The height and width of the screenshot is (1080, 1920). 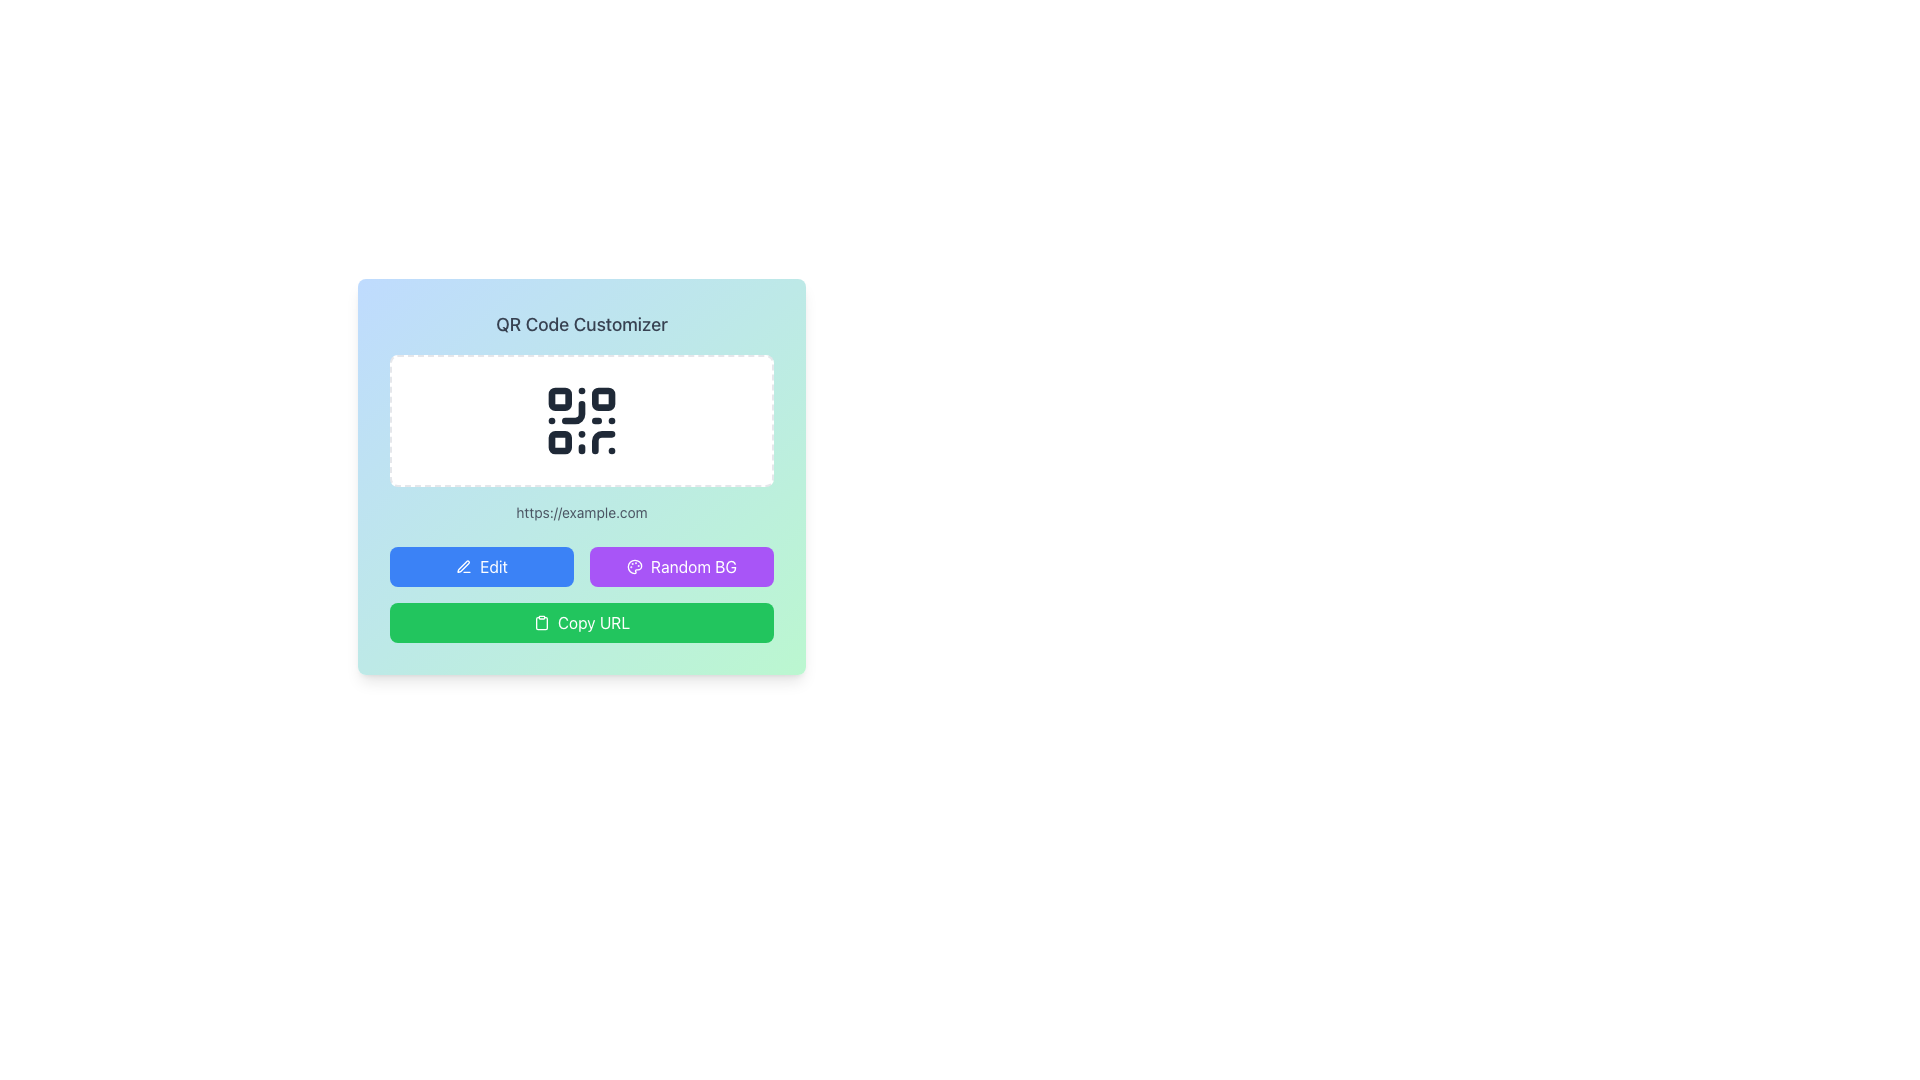 What do you see at coordinates (481, 567) in the screenshot?
I see `the 'Edit' button` at bounding box center [481, 567].